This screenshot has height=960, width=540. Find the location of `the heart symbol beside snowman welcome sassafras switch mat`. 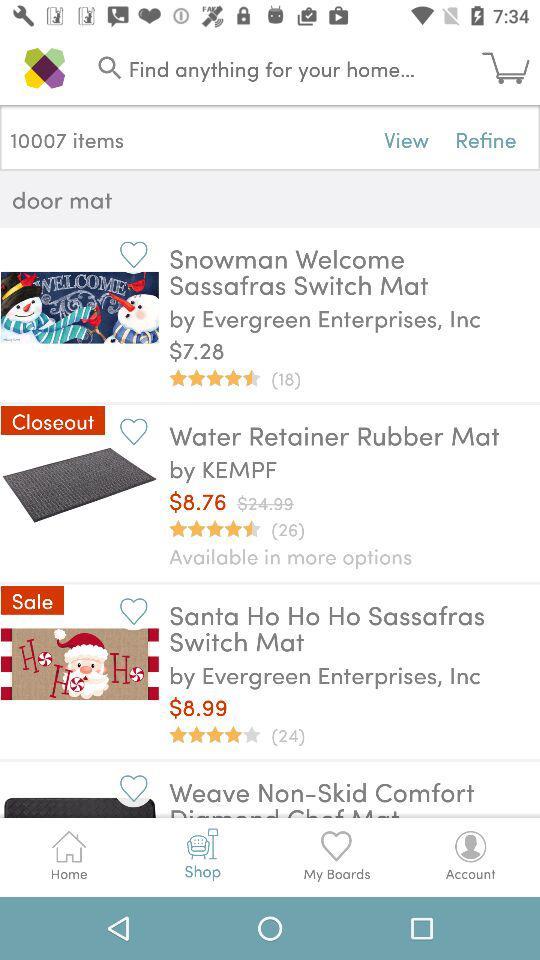

the heart symbol beside snowman welcome sassafras switch mat is located at coordinates (133, 253).